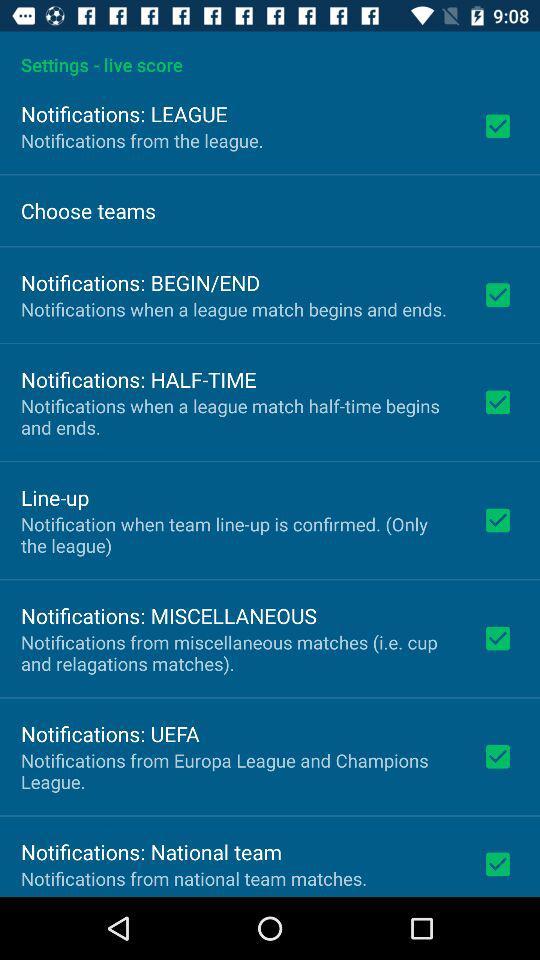  I want to click on icon below the notifications from the icon, so click(87, 210).